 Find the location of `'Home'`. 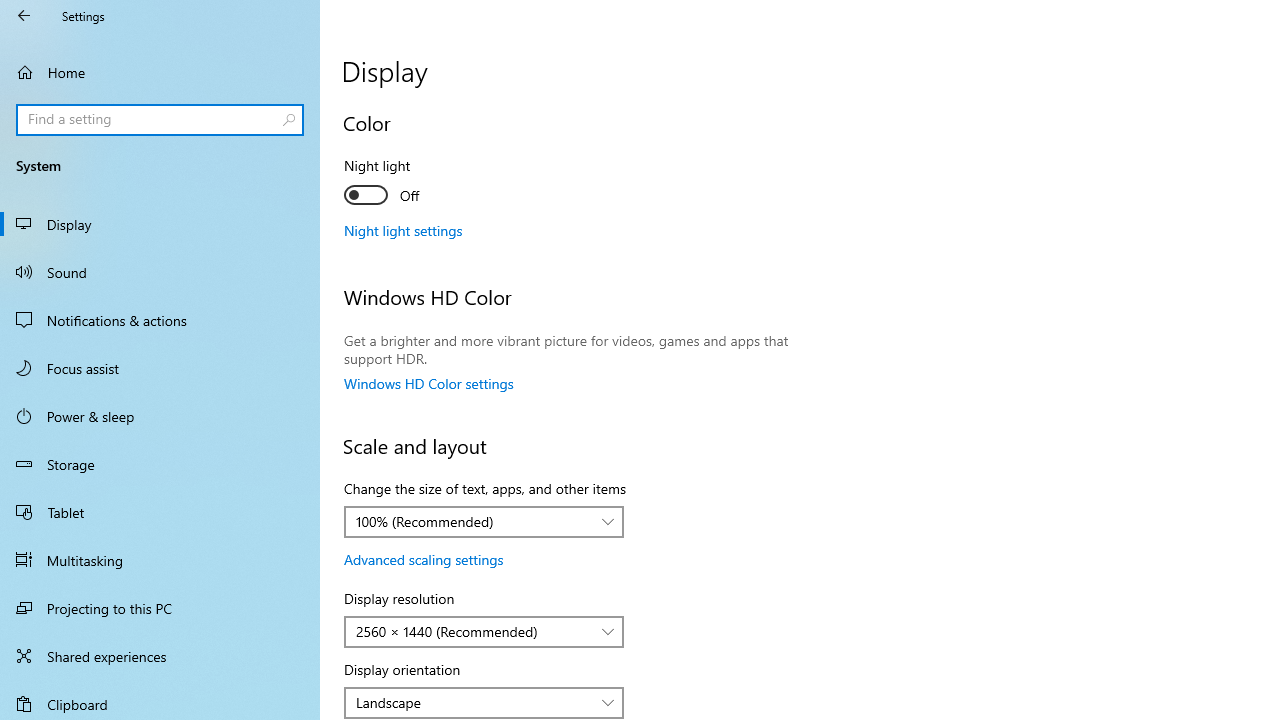

'Home' is located at coordinates (160, 71).